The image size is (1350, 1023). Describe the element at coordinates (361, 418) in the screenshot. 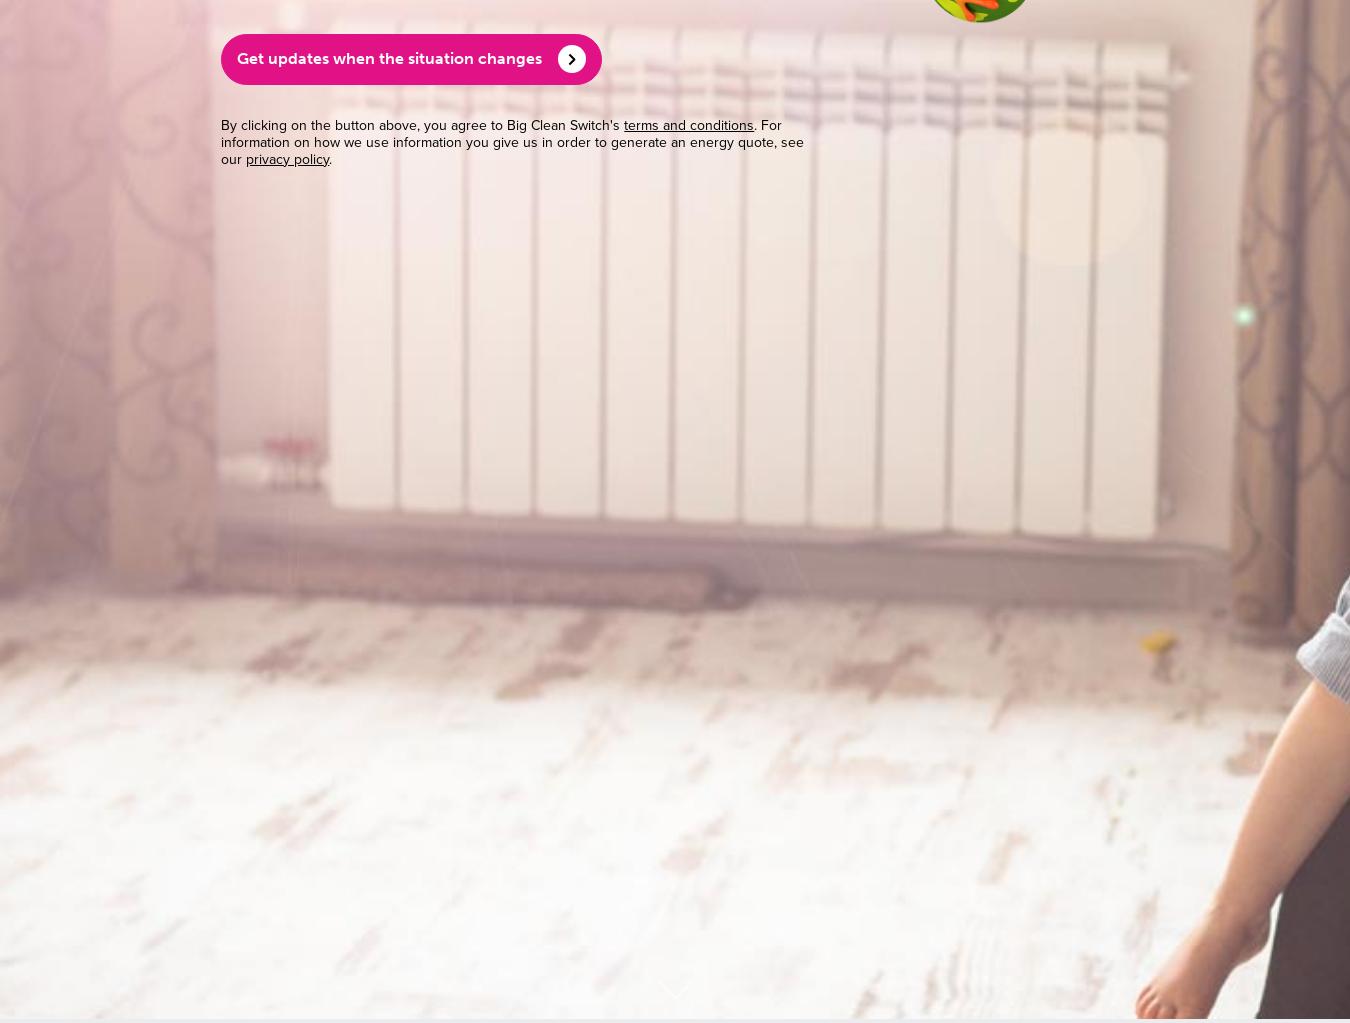

I see `'Ranked top 5 for customer service by Citizens Advice, one of only three suppliers recommended by'` at that location.